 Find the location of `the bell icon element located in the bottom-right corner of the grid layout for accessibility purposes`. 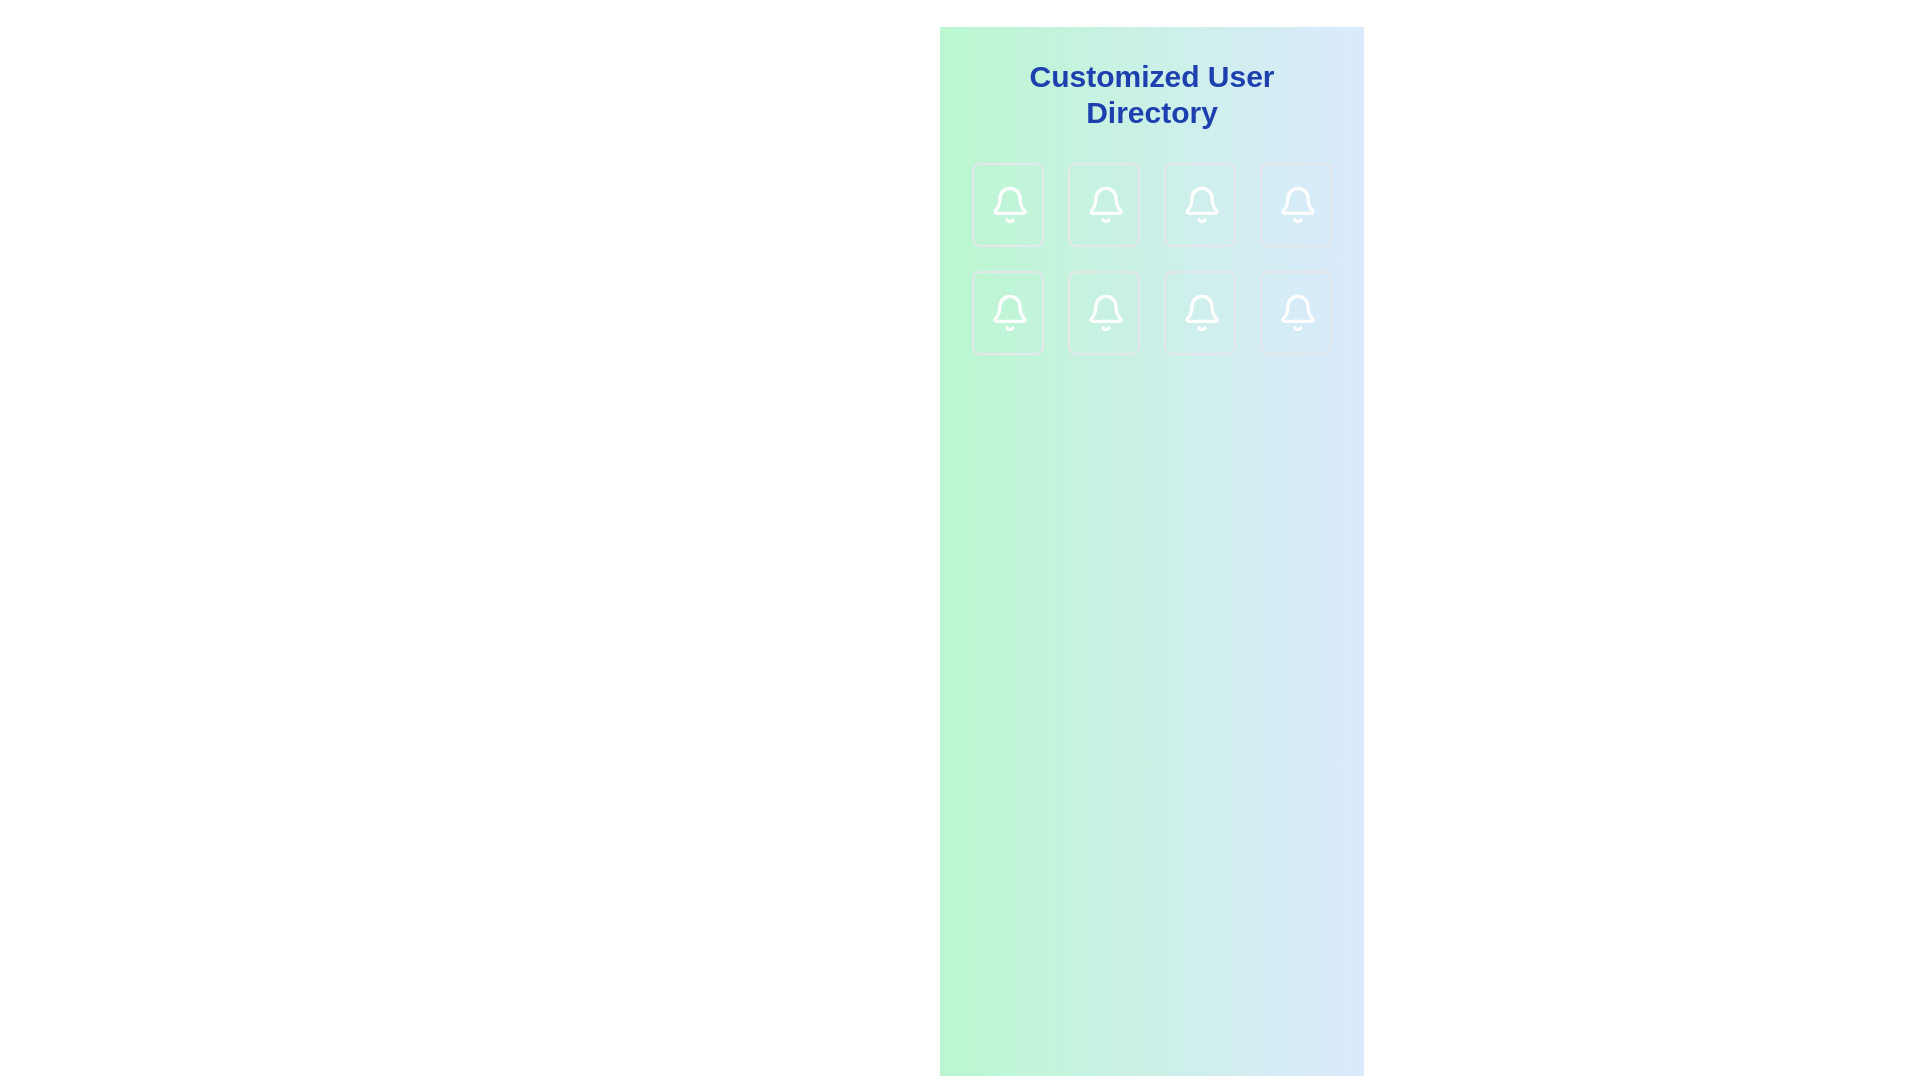

the bell icon element located in the bottom-right corner of the grid layout for accessibility purposes is located at coordinates (1297, 312).